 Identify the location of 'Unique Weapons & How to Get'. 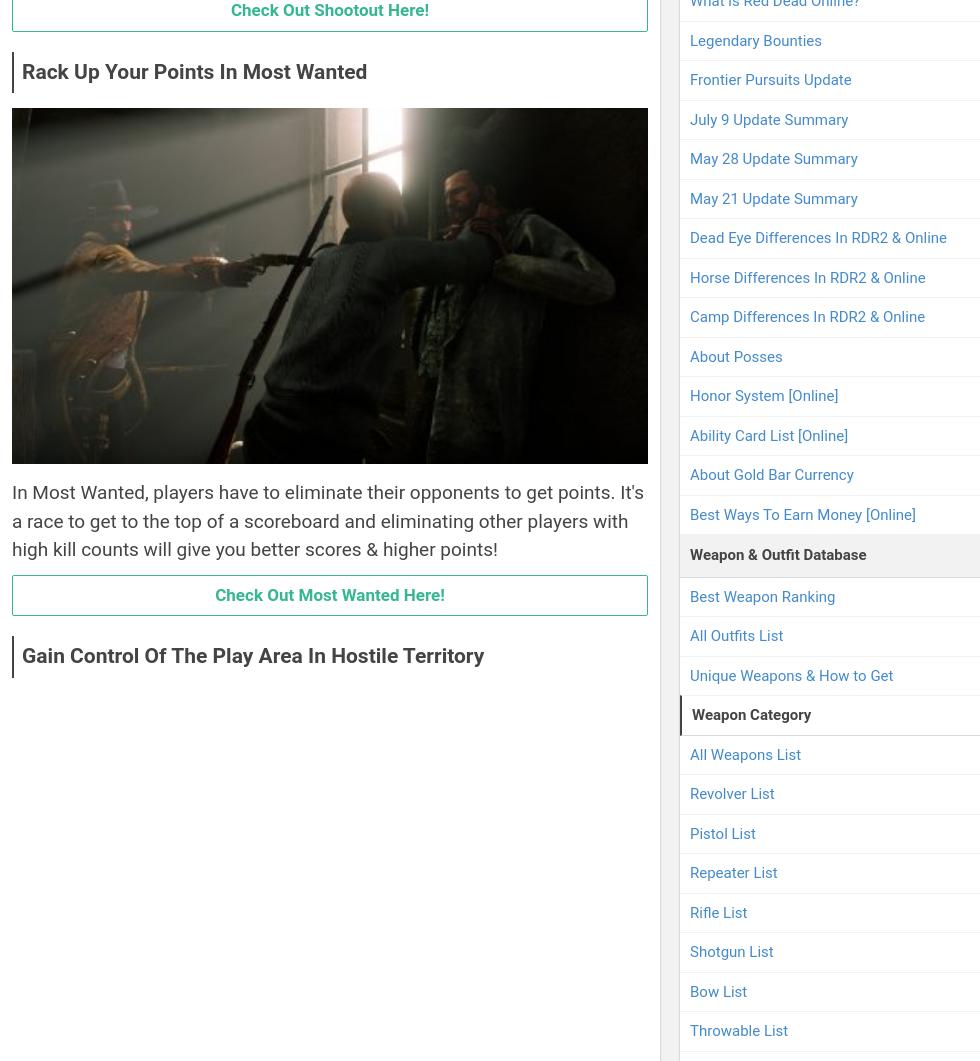
(791, 674).